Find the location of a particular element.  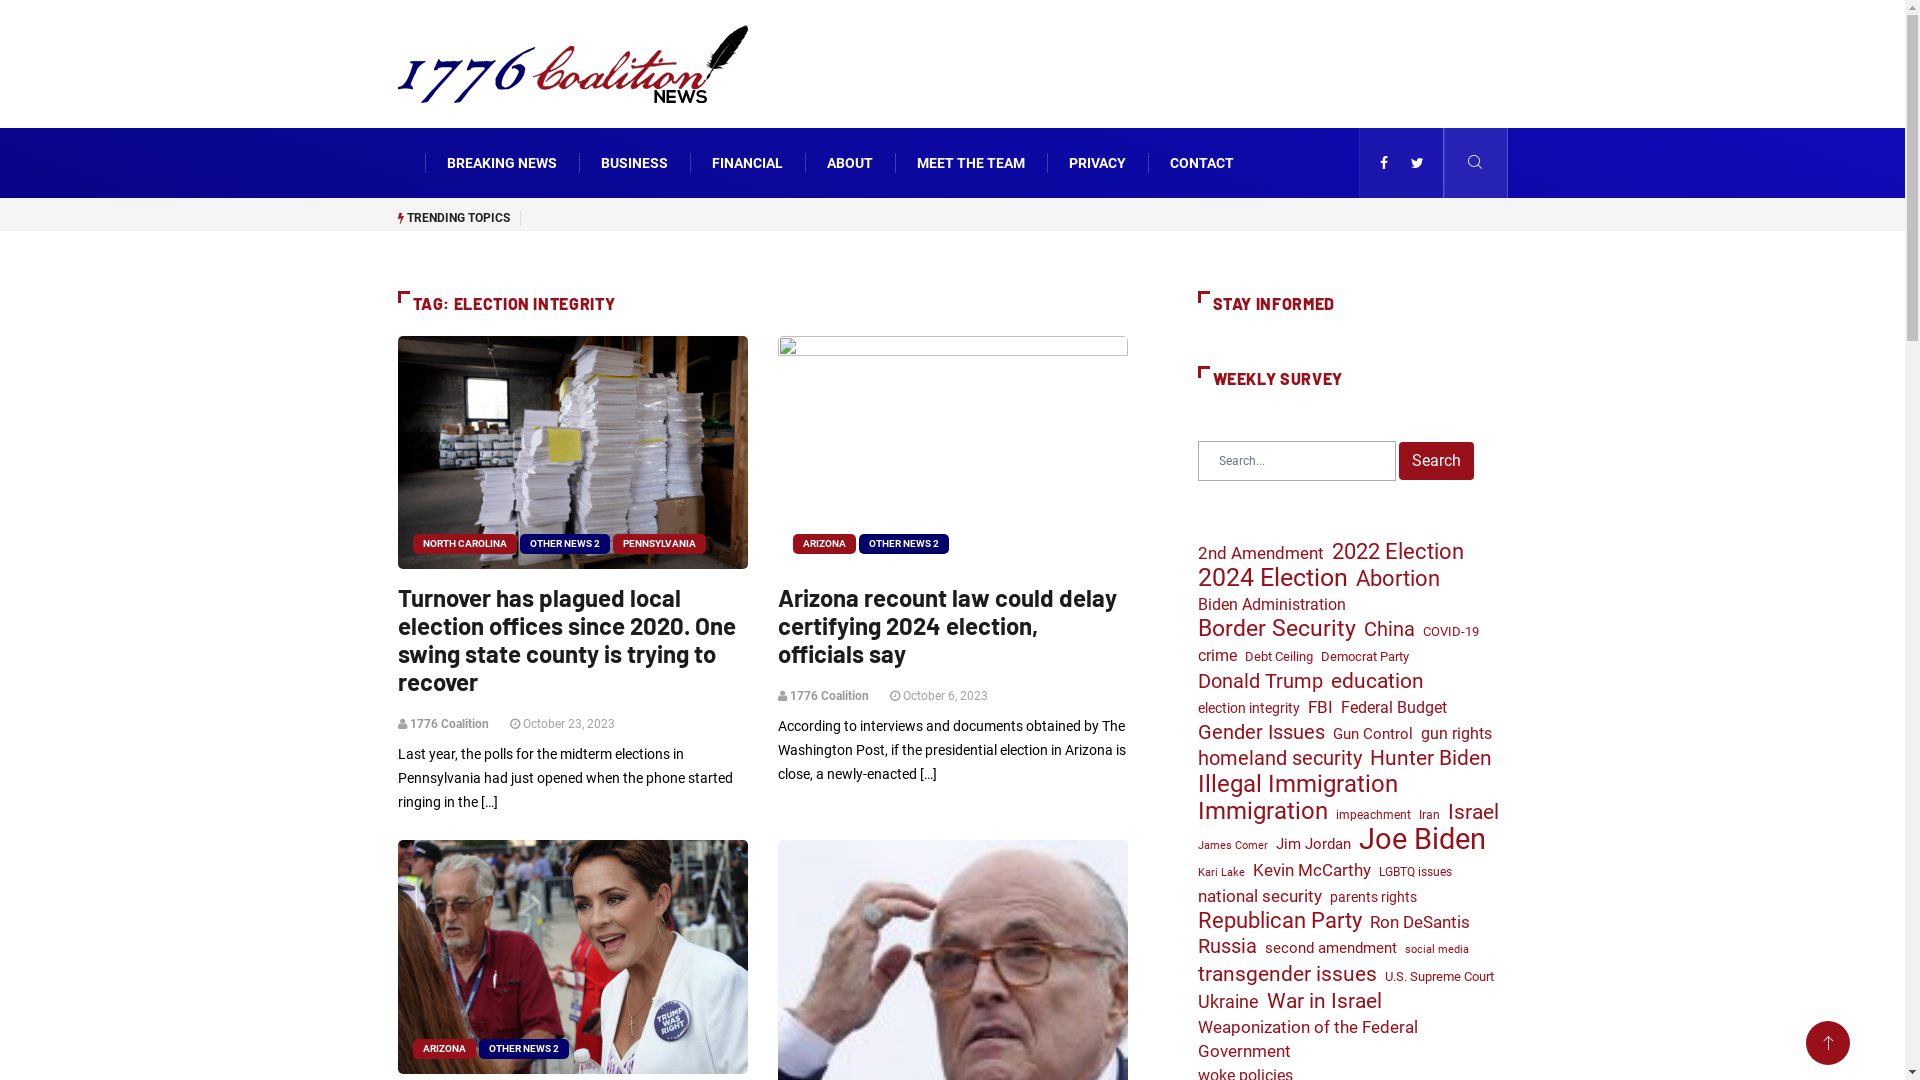

'2022 Election' is located at coordinates (1396, 551).